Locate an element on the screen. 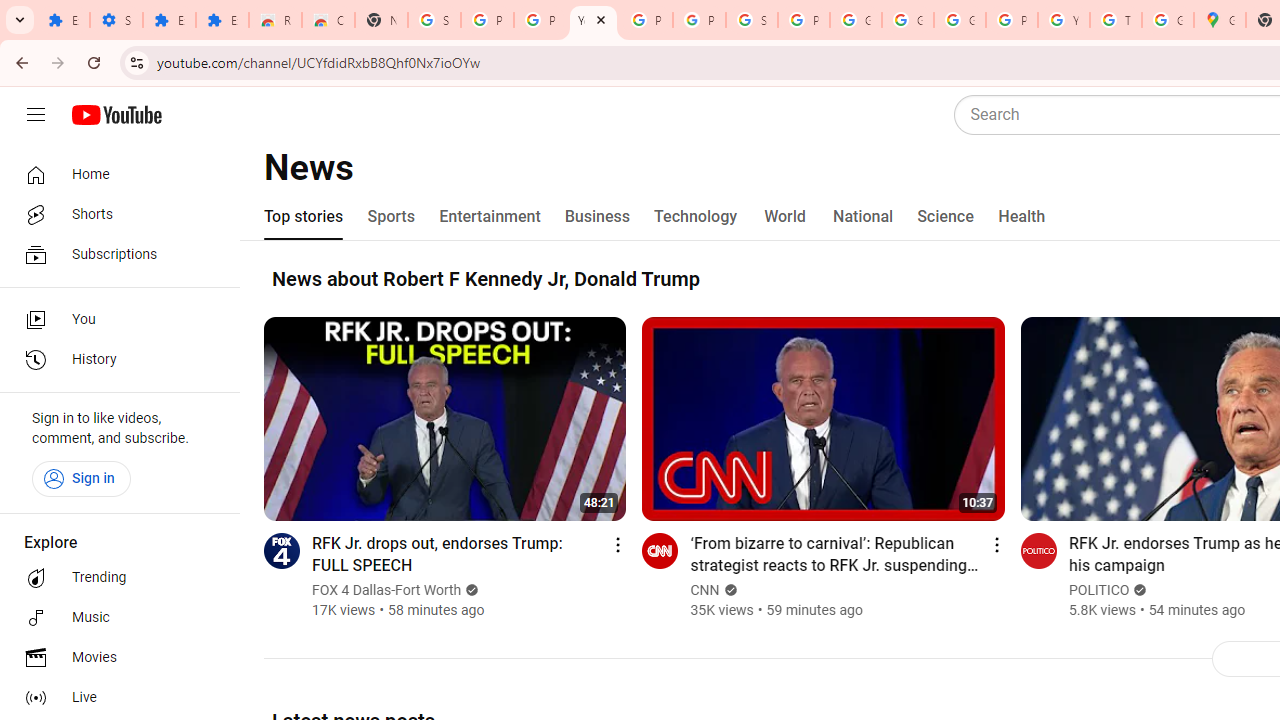 The image size is (1280, 720). 'Top stories' is located at coordinates (303, 217).